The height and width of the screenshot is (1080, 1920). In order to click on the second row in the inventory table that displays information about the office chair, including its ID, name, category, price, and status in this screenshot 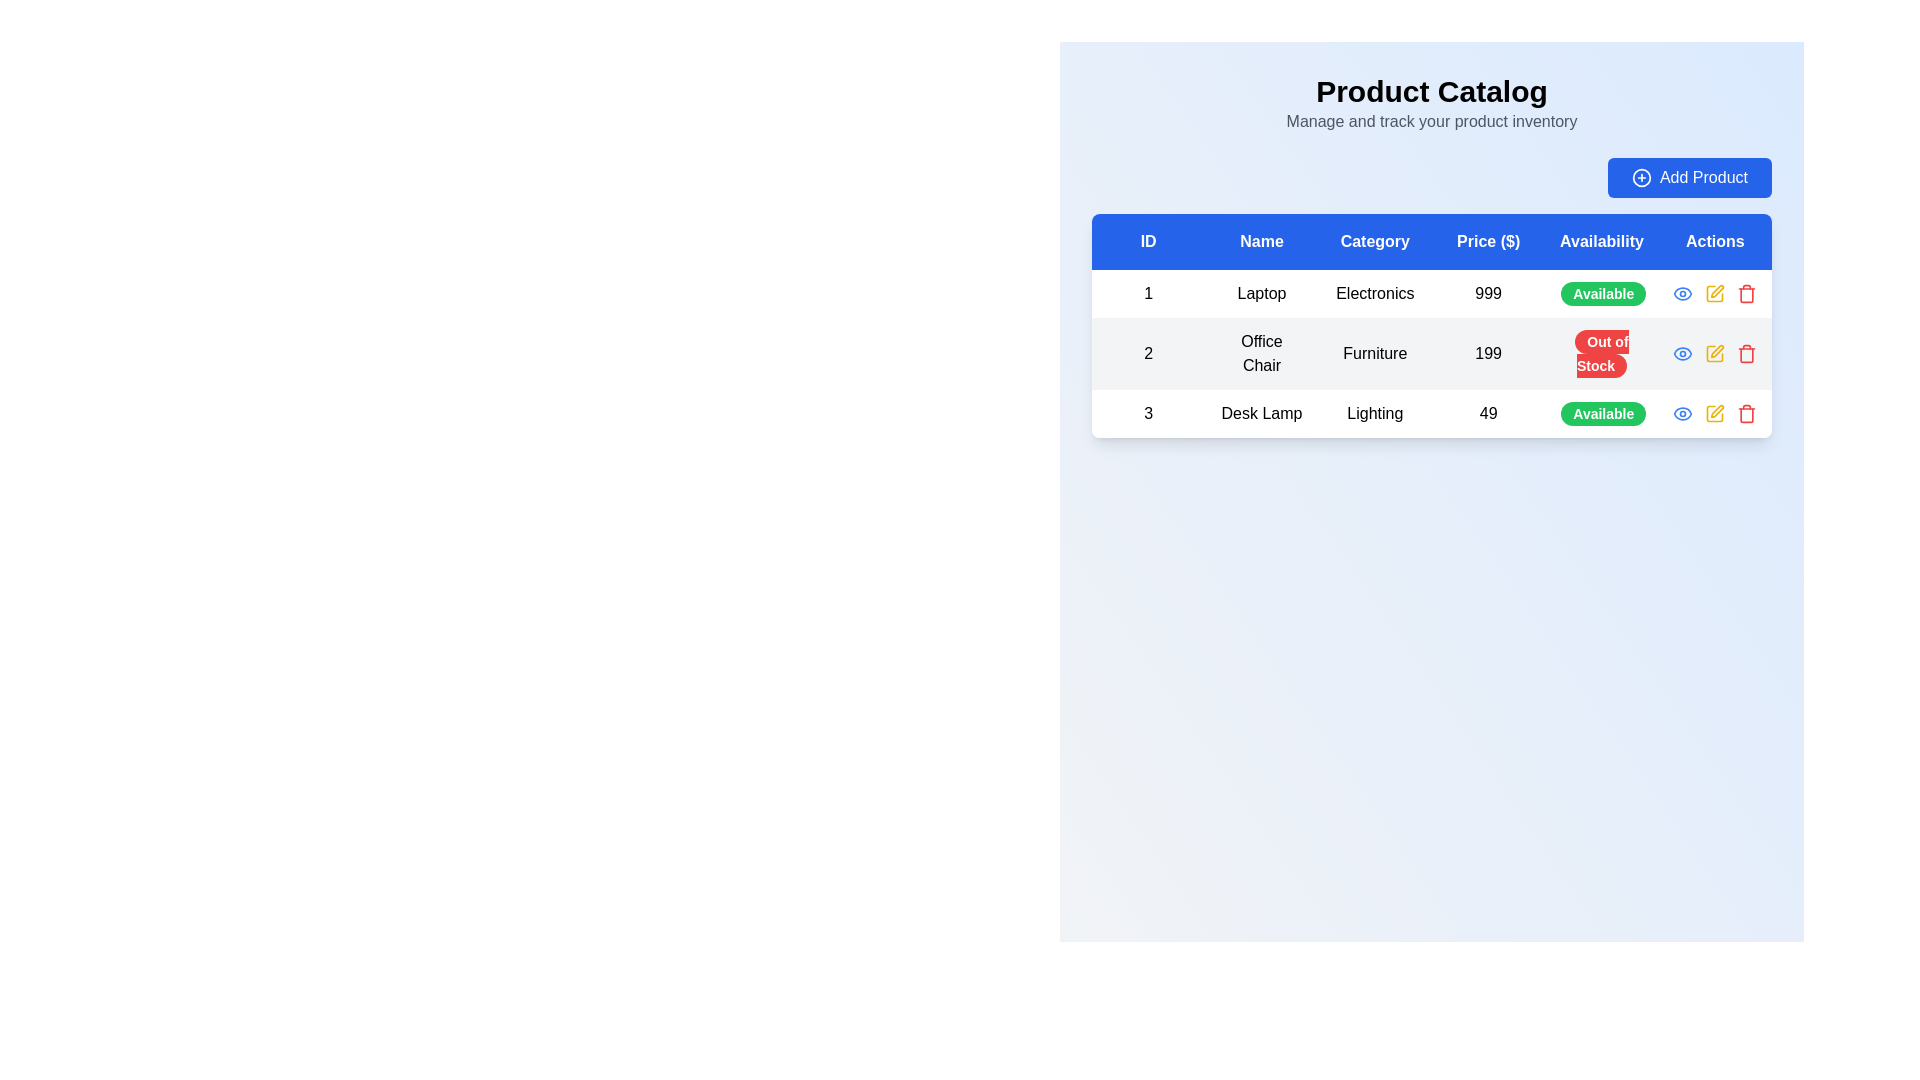, I will do `click(1430, 353)`.